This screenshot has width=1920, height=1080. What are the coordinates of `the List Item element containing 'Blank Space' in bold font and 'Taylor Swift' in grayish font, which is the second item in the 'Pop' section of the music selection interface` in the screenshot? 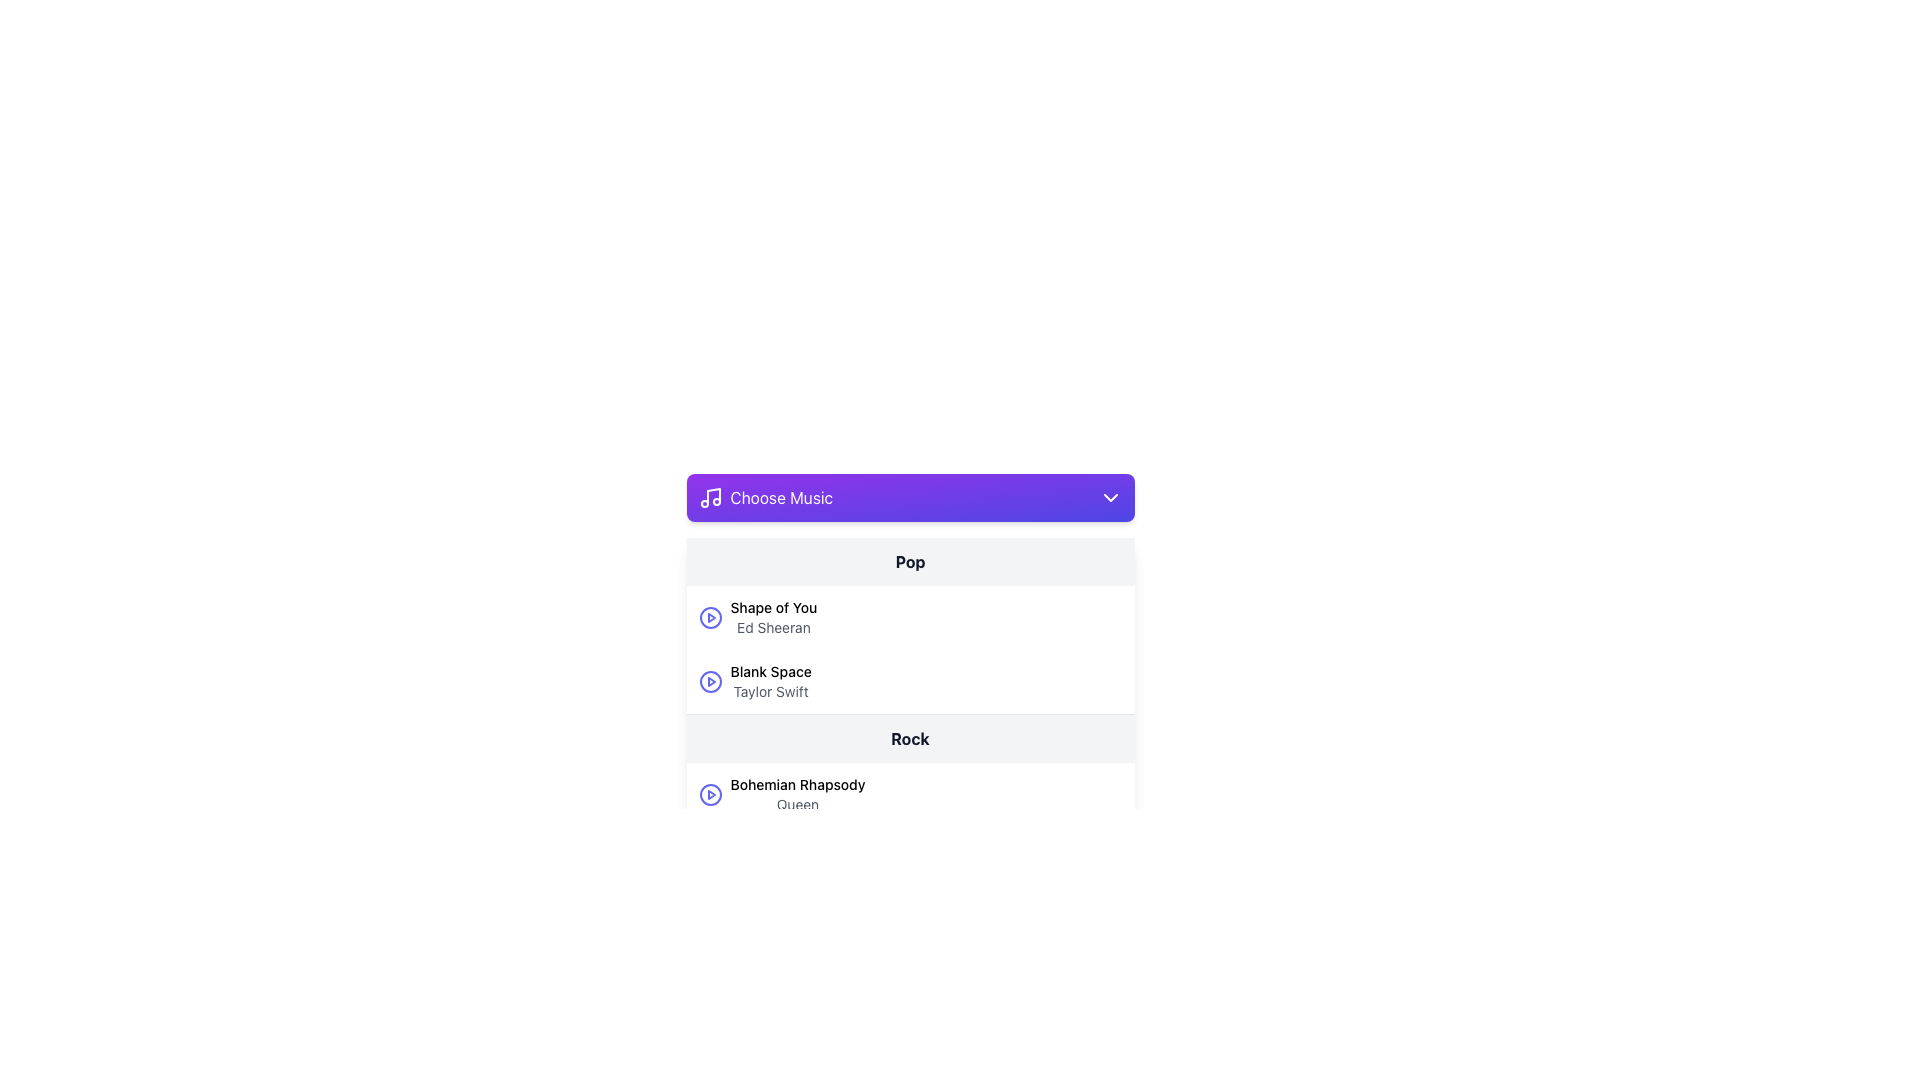 It's located at (909, 681).